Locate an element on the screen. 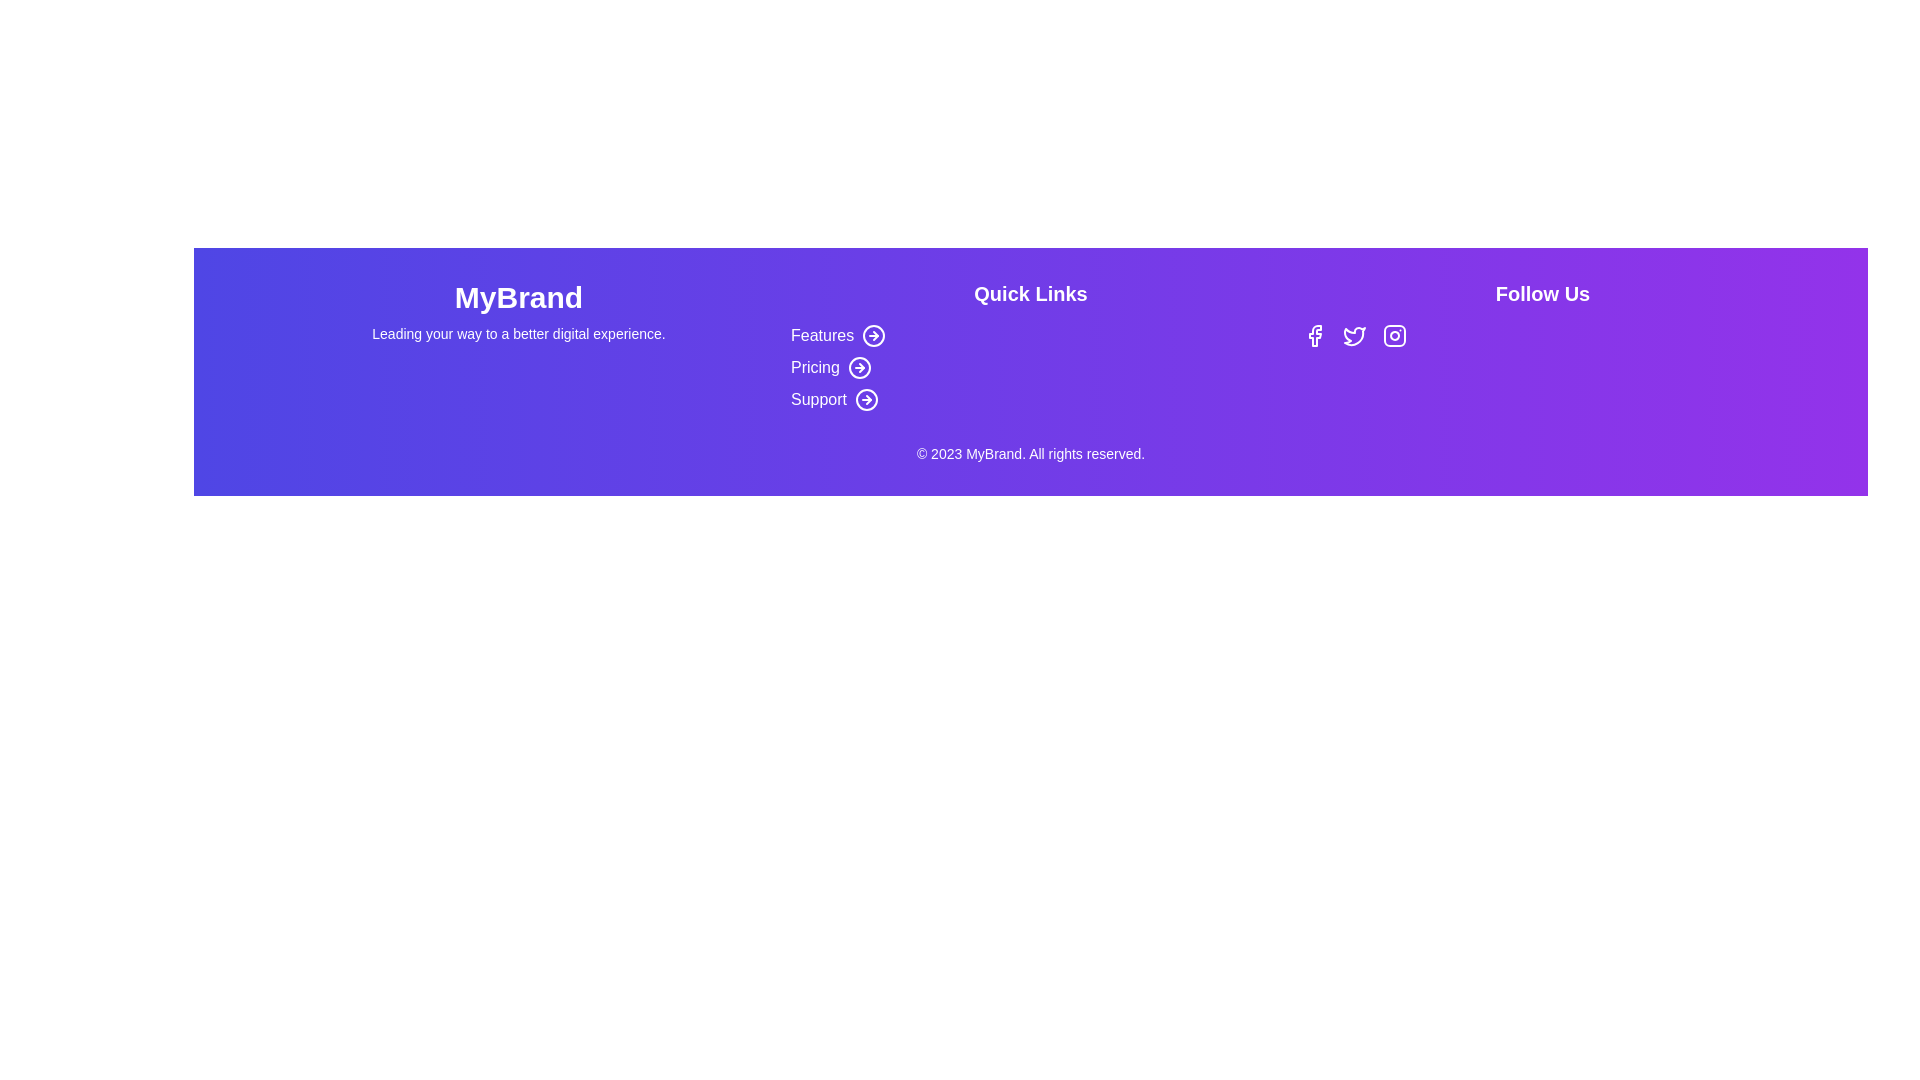 This screenshot has height=1080, width=1920. the purple circular UI component with a white border, located within the right-facing arrow icon in the 'Quick Links' section of the footer, adjacent to the 'Pricing' text link is located at coordinates (859, 367).